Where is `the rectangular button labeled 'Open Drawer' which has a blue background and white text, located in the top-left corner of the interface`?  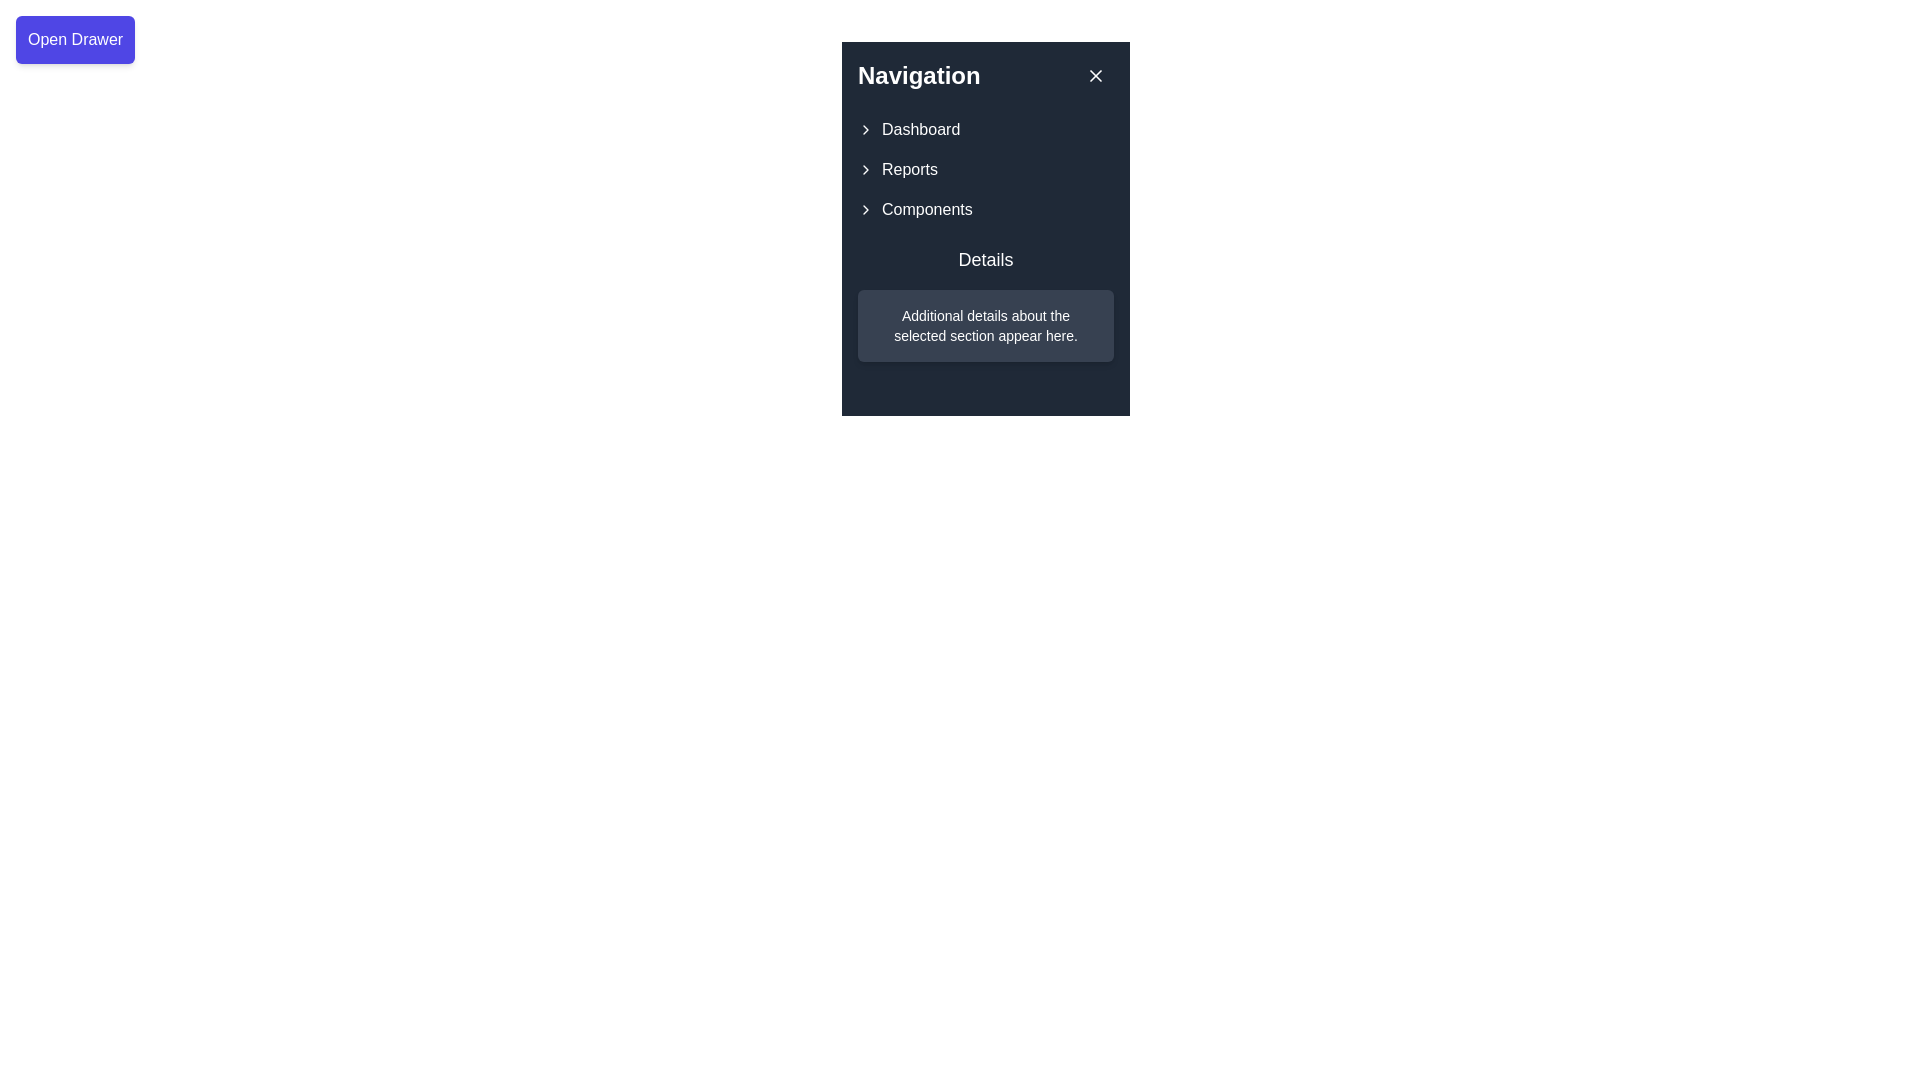 the rectangular button labeled 'Open Drawer' which has a blue background and white text, located in the top-left corner of the interface is located at coordinates (75, 39).